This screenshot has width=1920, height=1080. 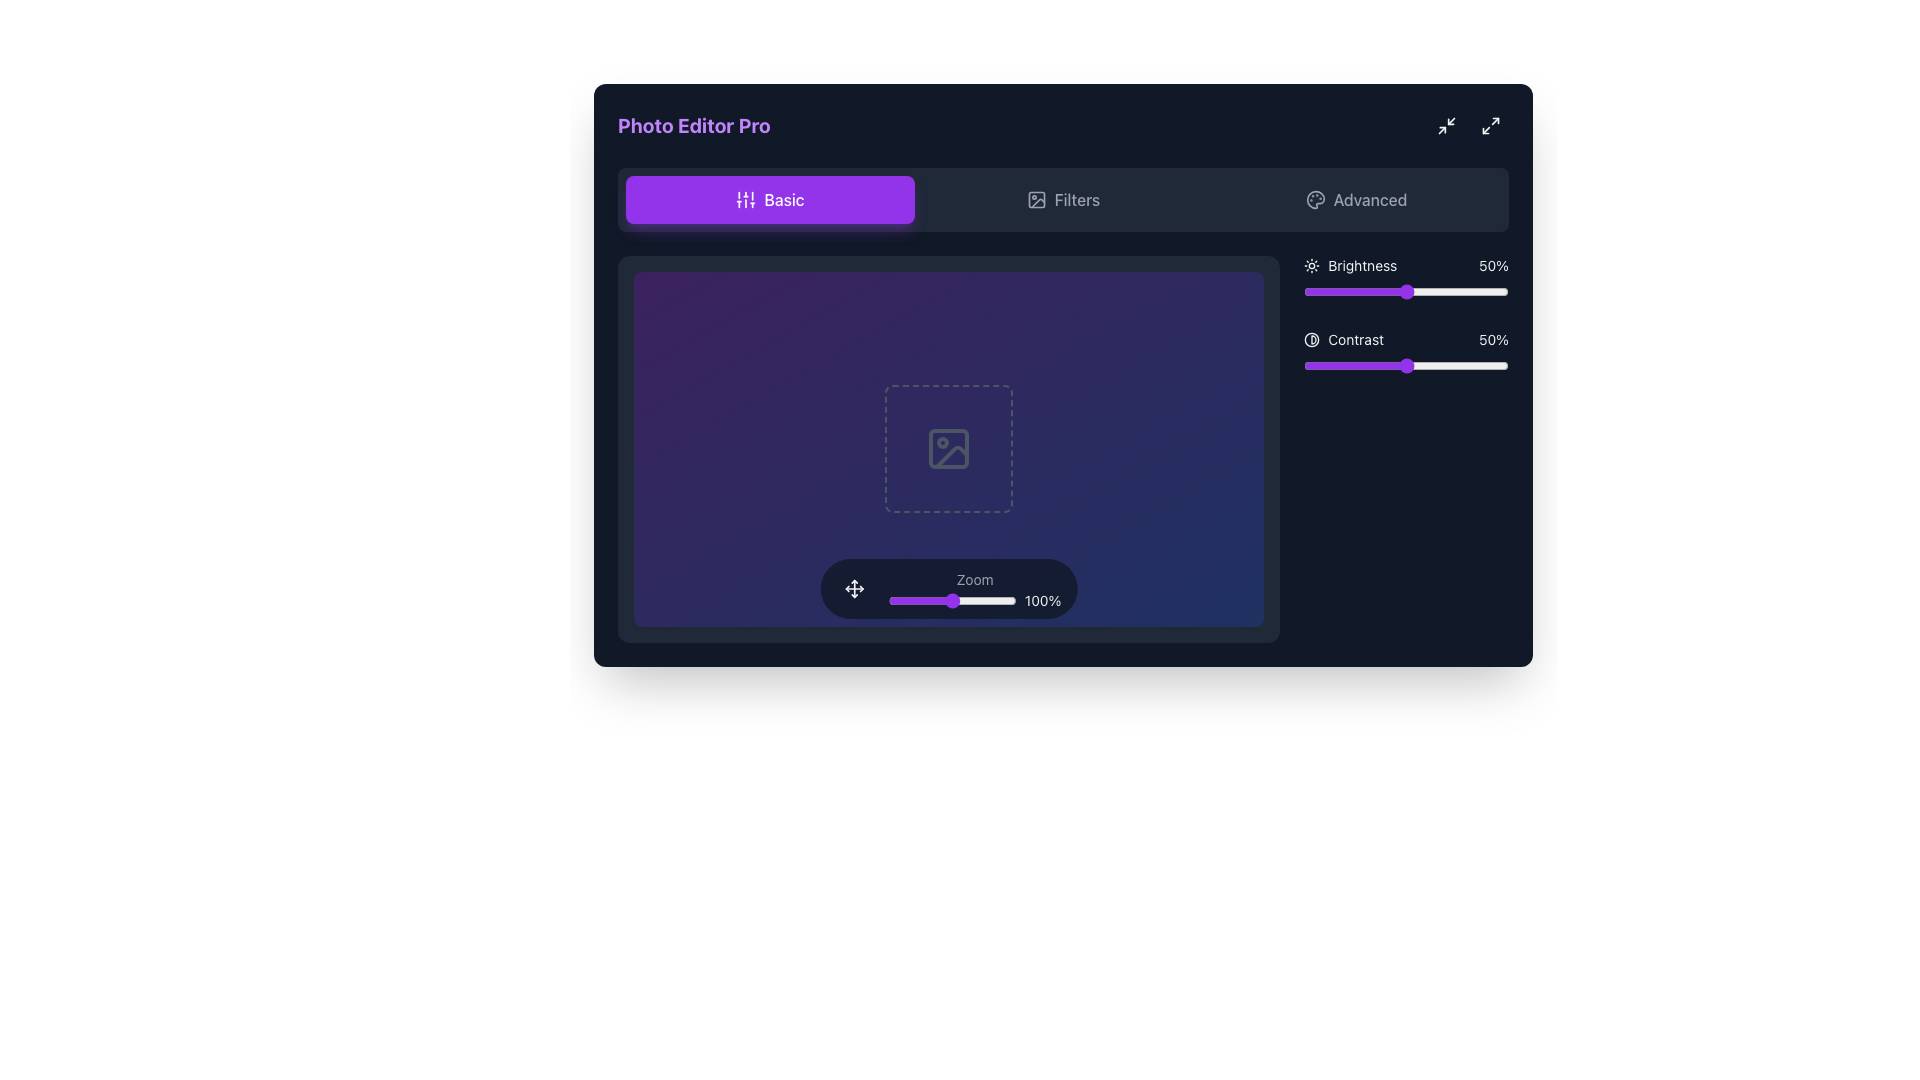 I want to click on within the main editing interface of the application that allows users, so click(x=1062, y=448).